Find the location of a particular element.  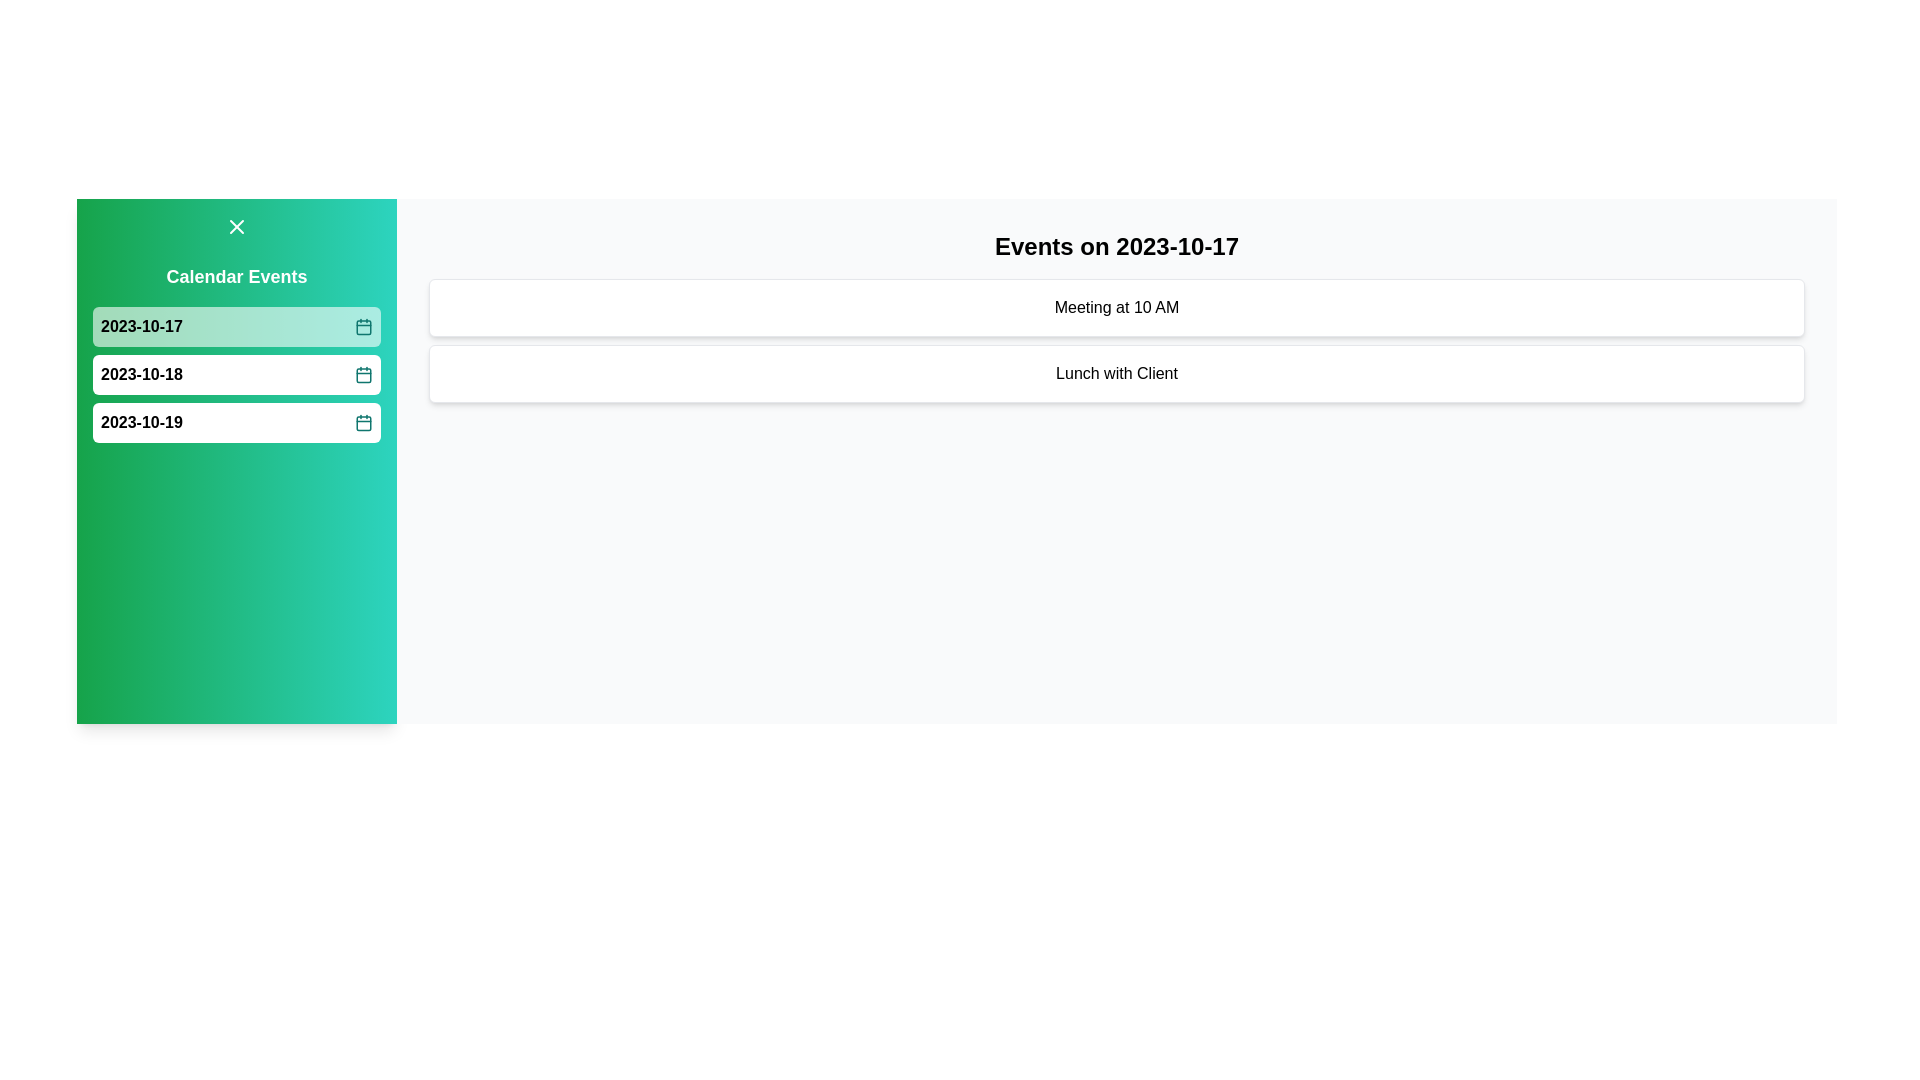

the button with the 'X' icon to toggle the drawer is located at coordinates (236, 226).